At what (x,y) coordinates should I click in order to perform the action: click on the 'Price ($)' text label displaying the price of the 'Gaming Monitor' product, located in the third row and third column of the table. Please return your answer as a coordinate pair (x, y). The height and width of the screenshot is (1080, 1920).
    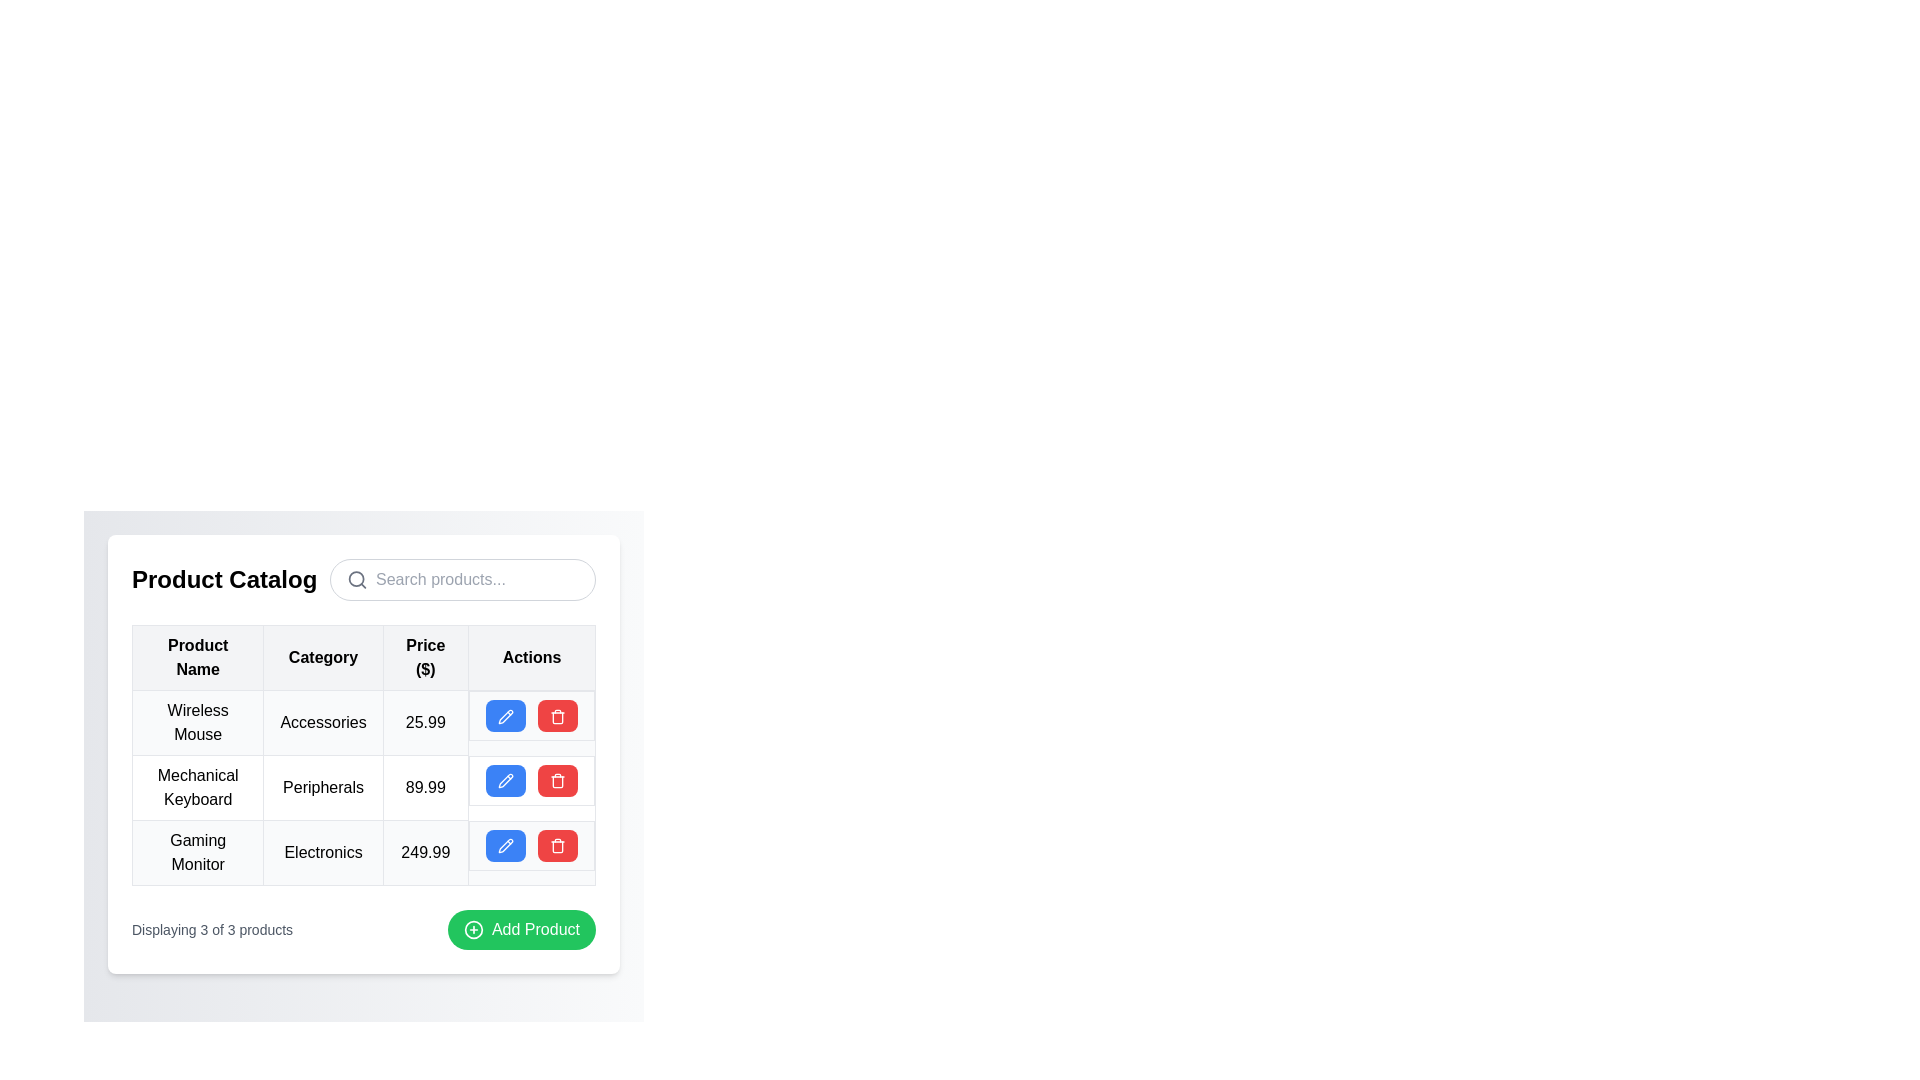
    Looking at the image, I should click on (424, 852).